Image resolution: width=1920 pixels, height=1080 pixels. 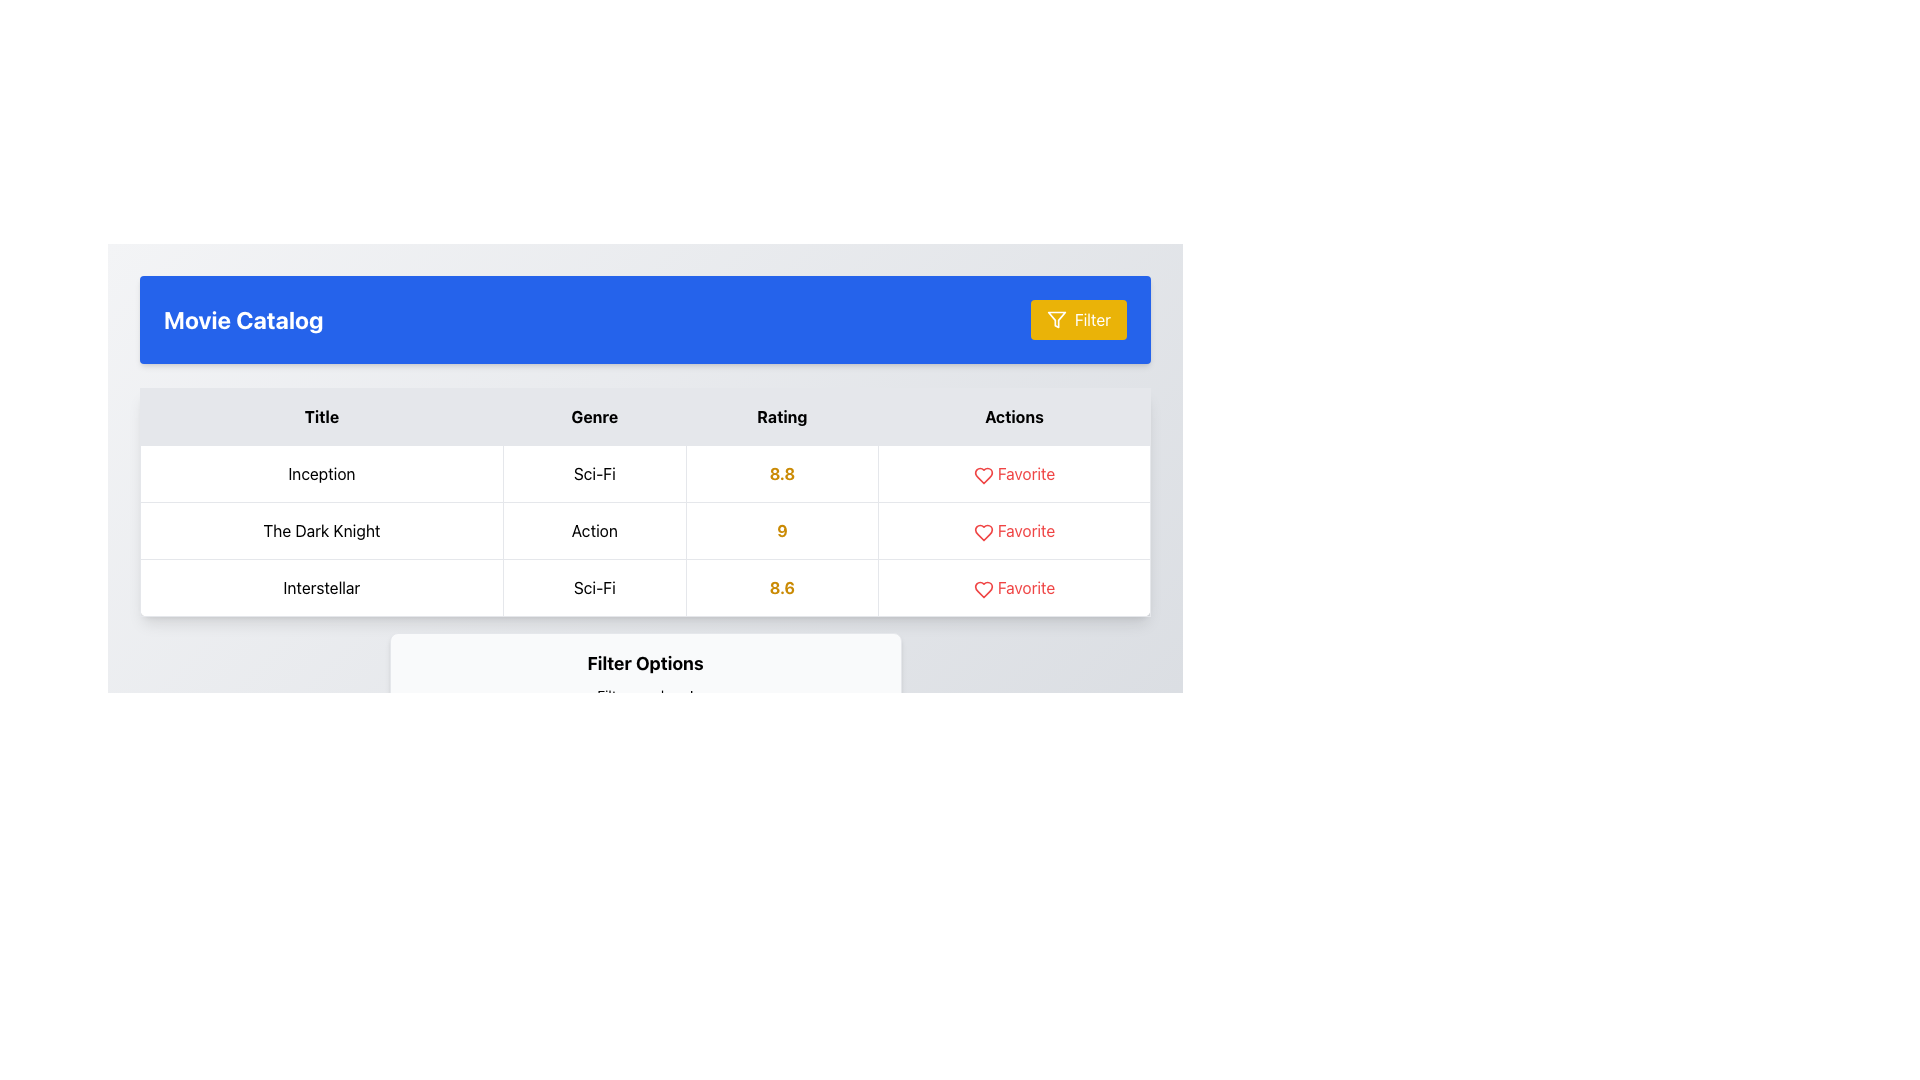 What do you see at coordinates (1014, 586) in the screenshot?
I see `the 'Favorite' button with a red heart icon in the 'Actions' column of the 'Interstellar' row` at bounding box center [1014, 586].